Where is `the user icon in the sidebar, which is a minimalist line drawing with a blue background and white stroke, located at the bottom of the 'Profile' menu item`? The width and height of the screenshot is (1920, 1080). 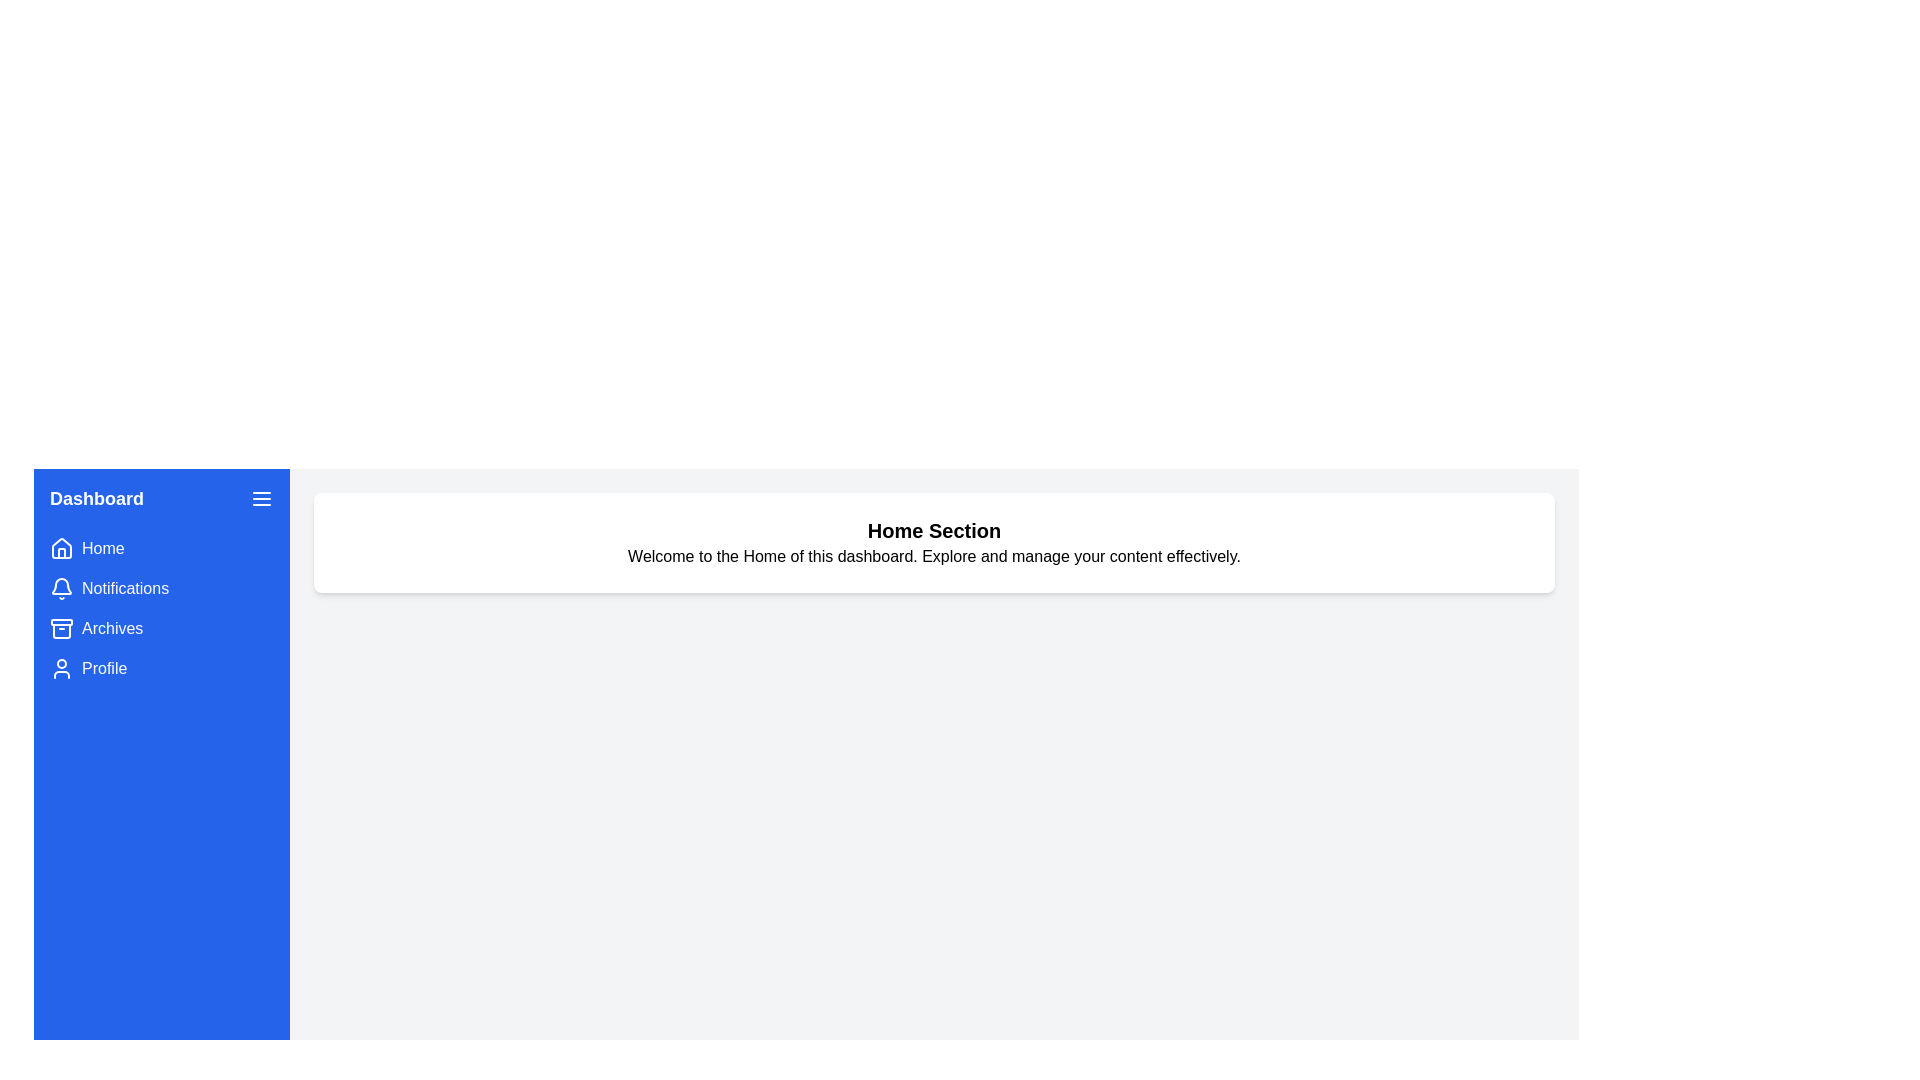 the user icon in the sidebar, which is a minimalist line drawing with a blue background and white stroke, located at the bottom of the 'Profile' menu item is located at coordinates (62, 668).